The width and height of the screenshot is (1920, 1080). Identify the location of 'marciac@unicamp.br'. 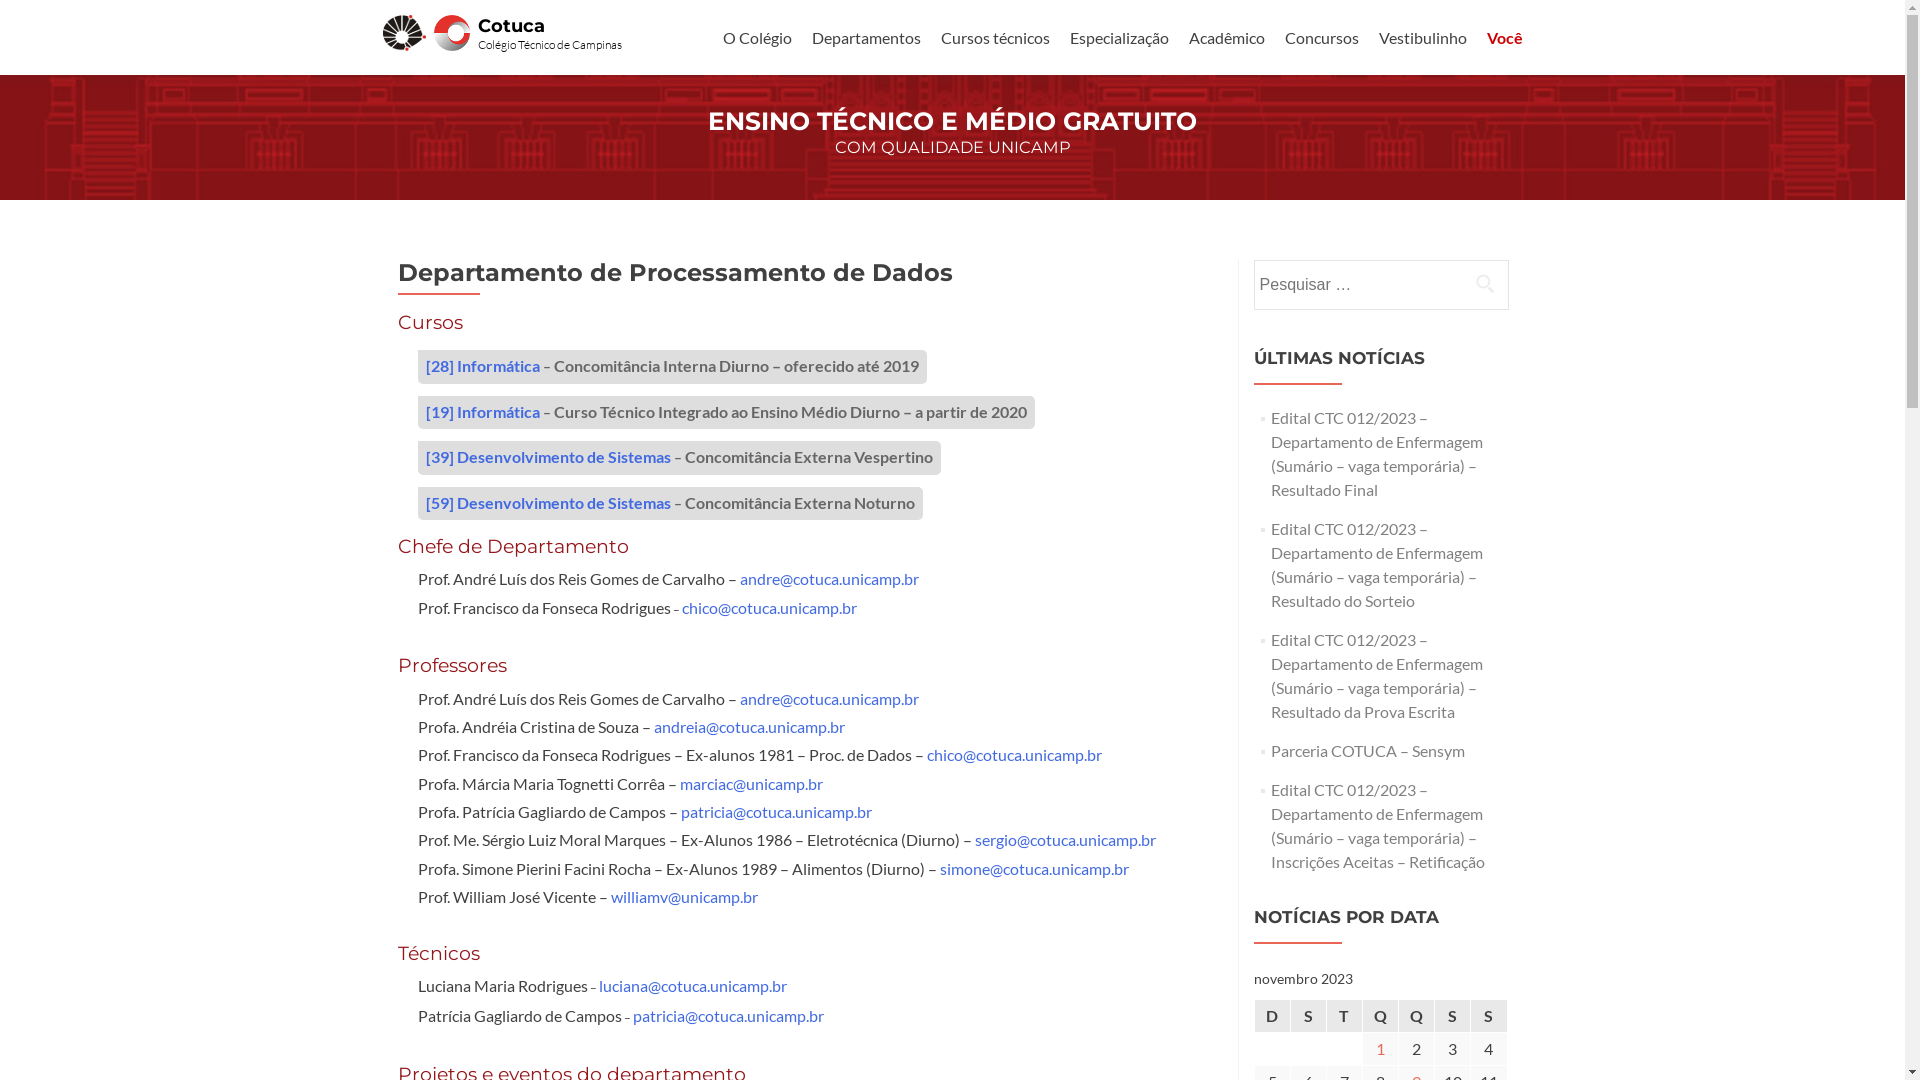
(750, 782).